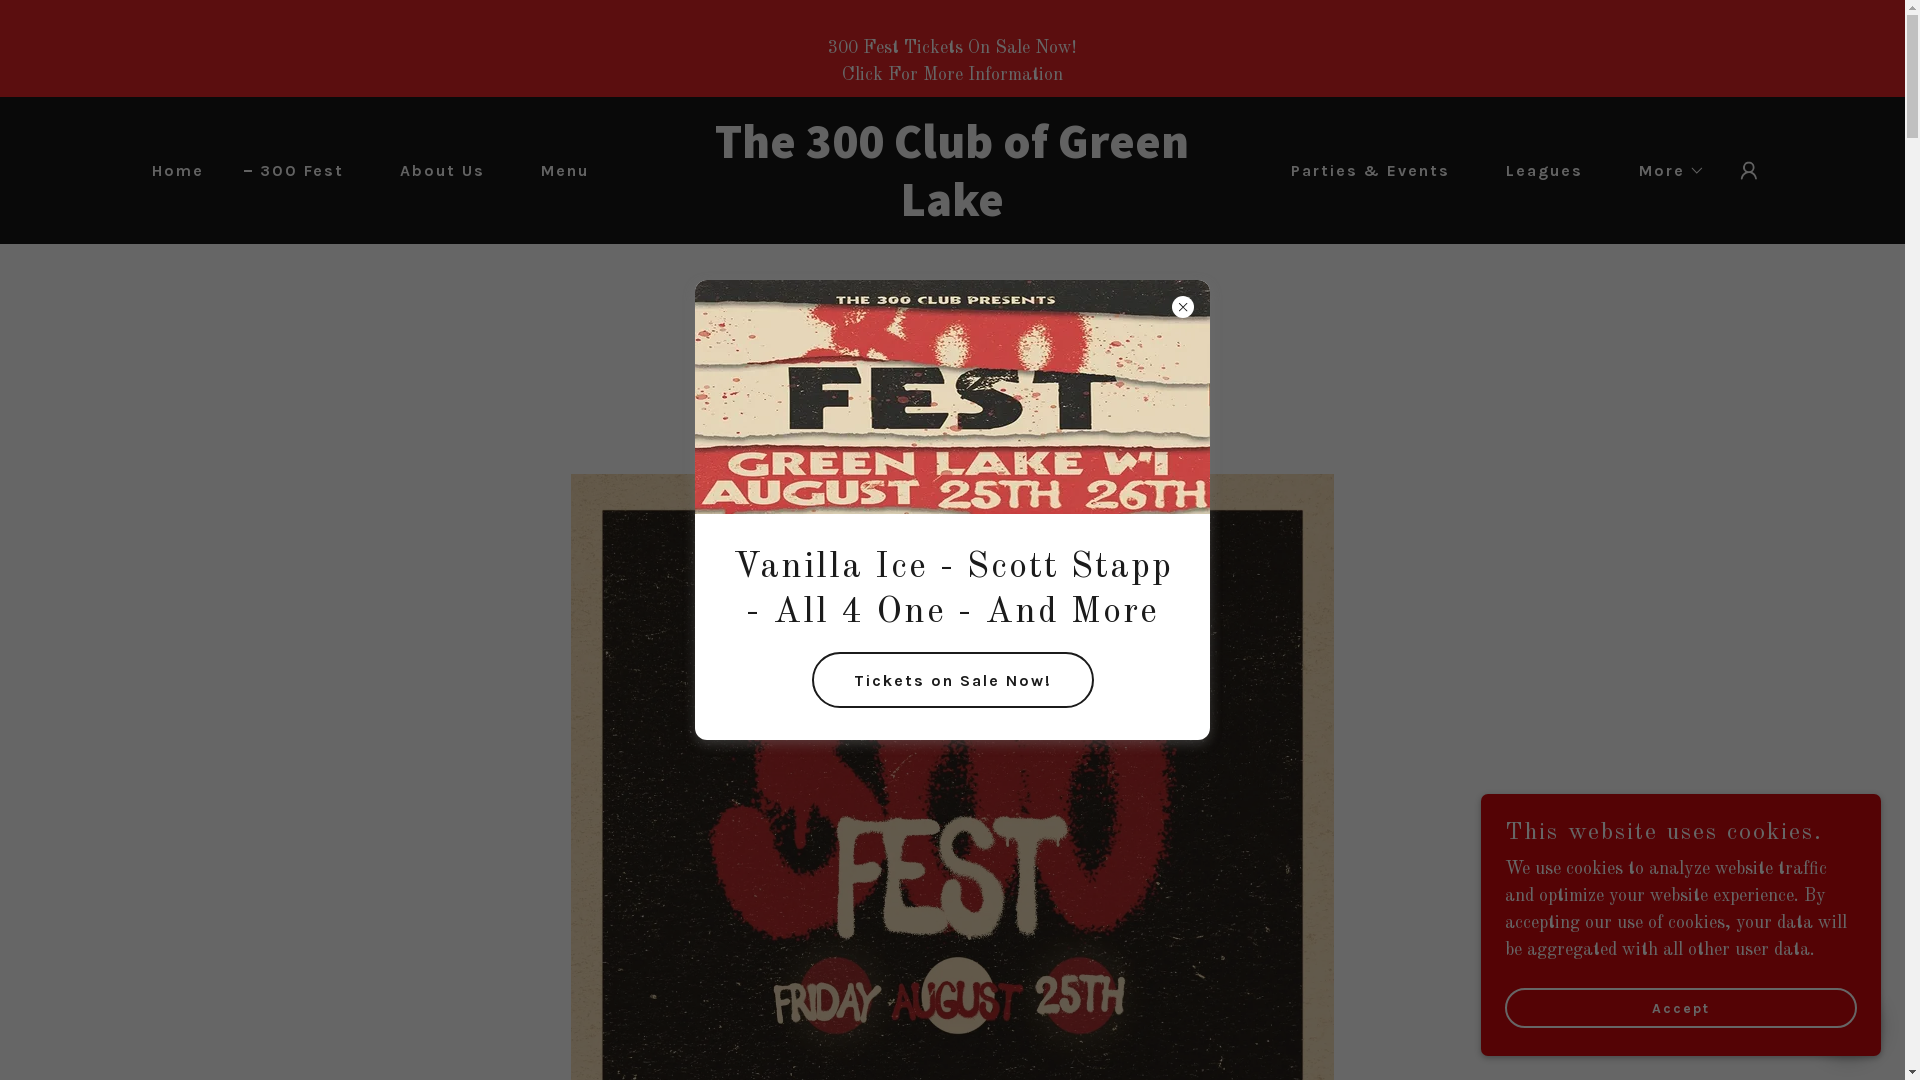  Describe the element at coordinates (433, 169) in the screenshot. I see `'About Us'` at that location.